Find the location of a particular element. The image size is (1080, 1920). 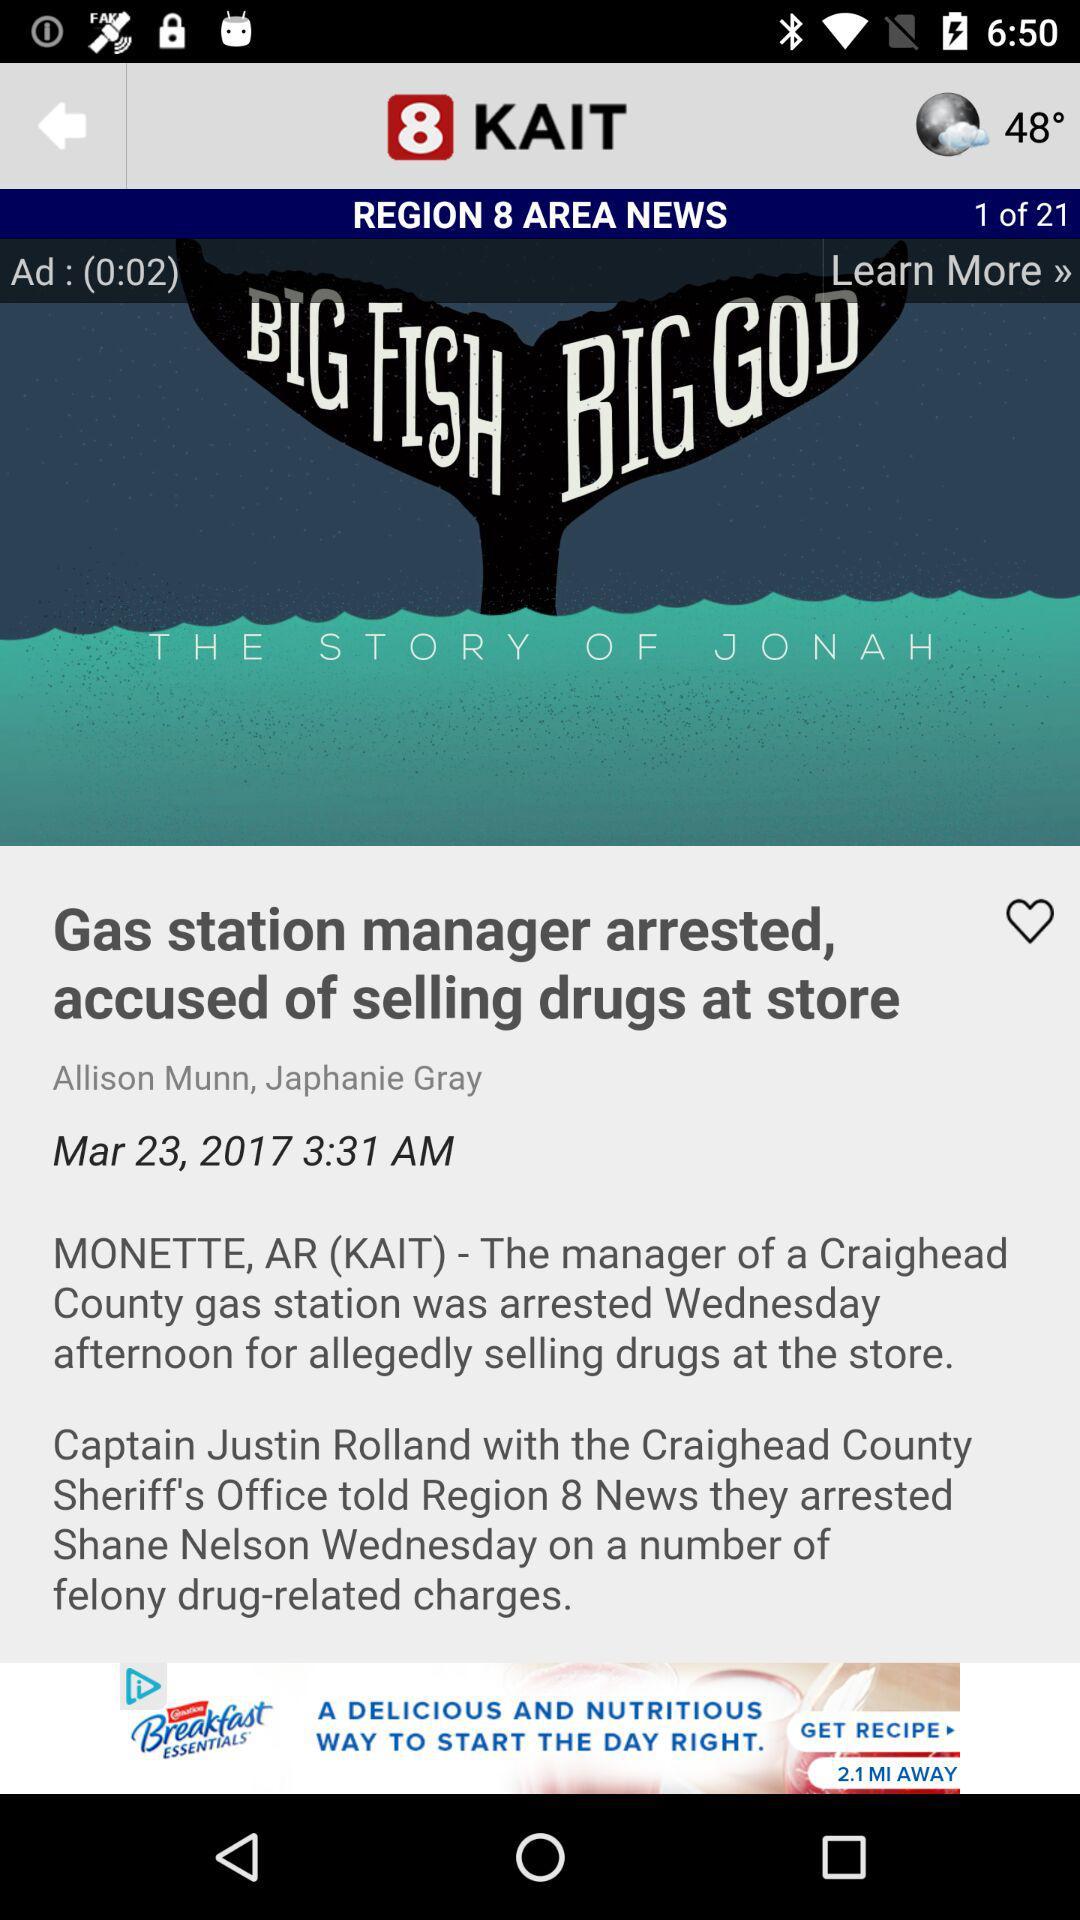

the favorite icon is located at coordinates (1017, 920).